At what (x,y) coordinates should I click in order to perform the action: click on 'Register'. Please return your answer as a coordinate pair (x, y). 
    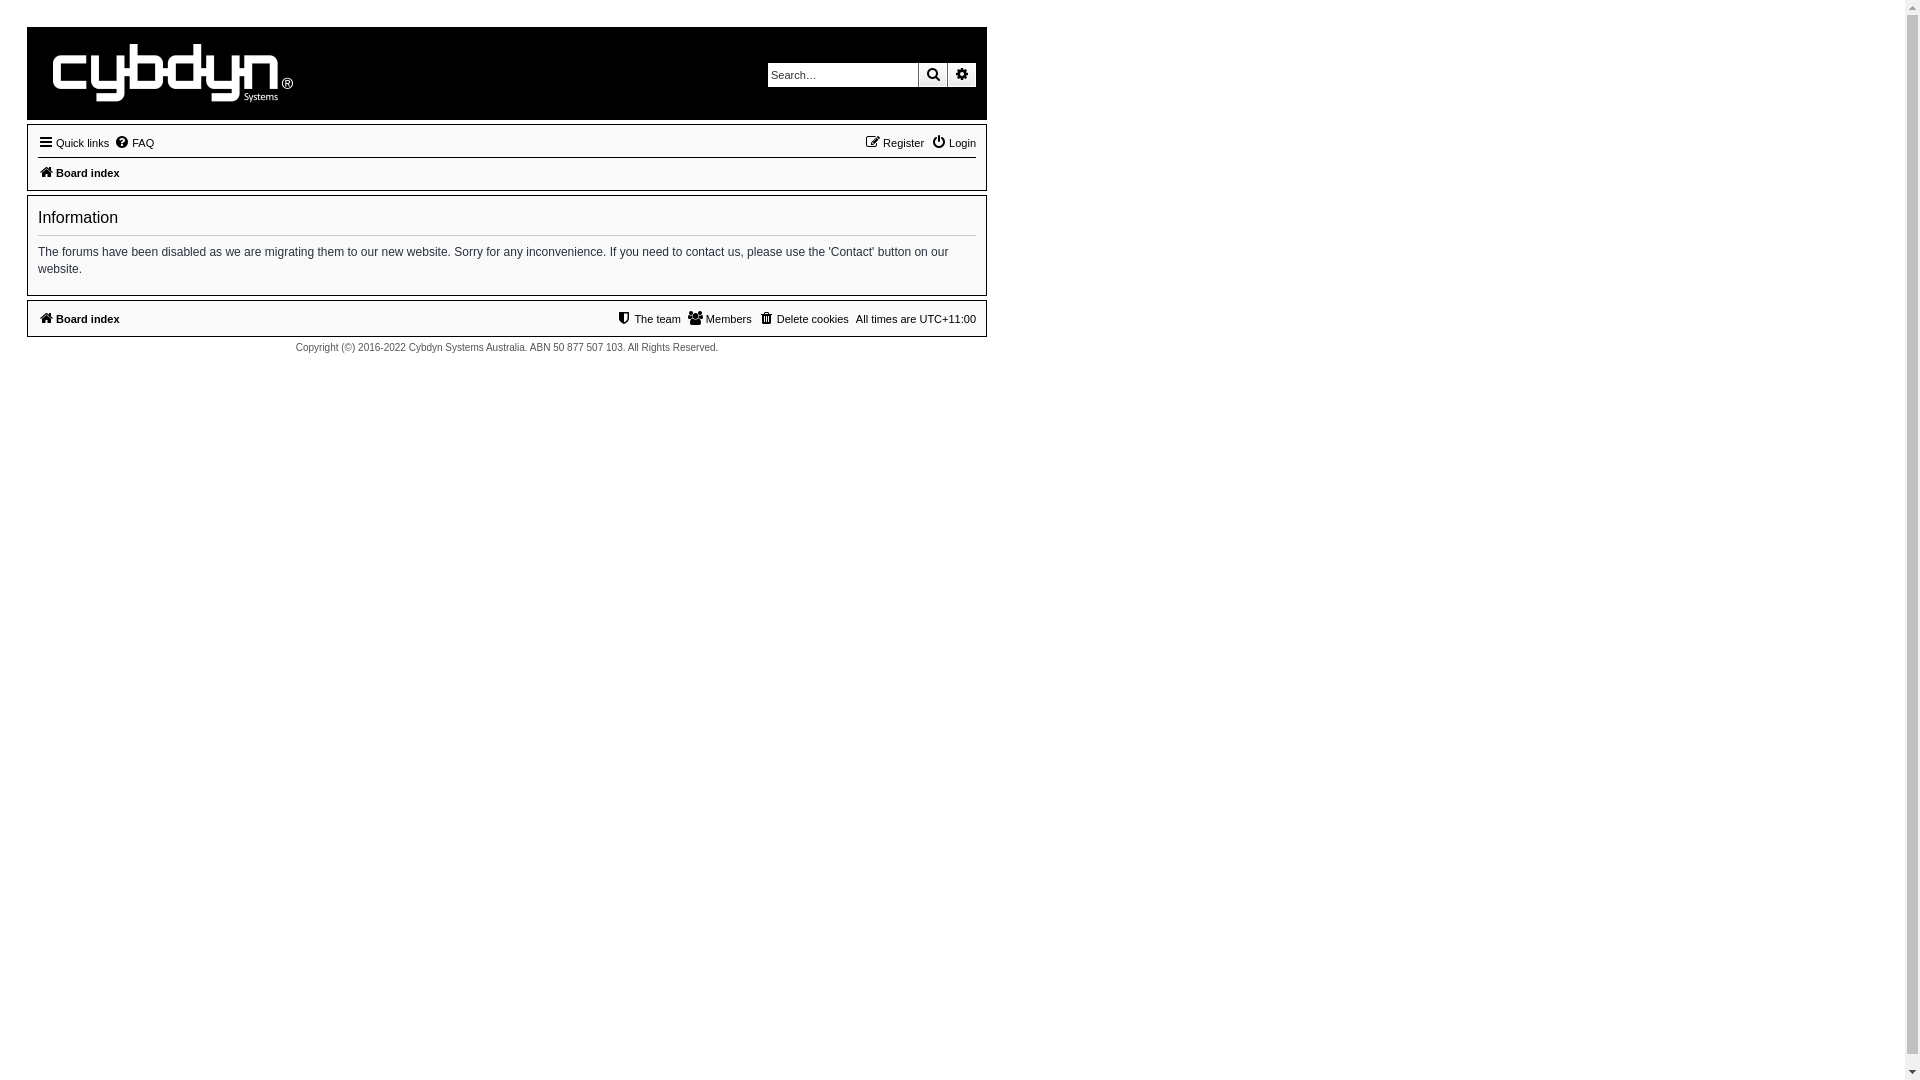
    Looking at the image, I should click on (893, 141).